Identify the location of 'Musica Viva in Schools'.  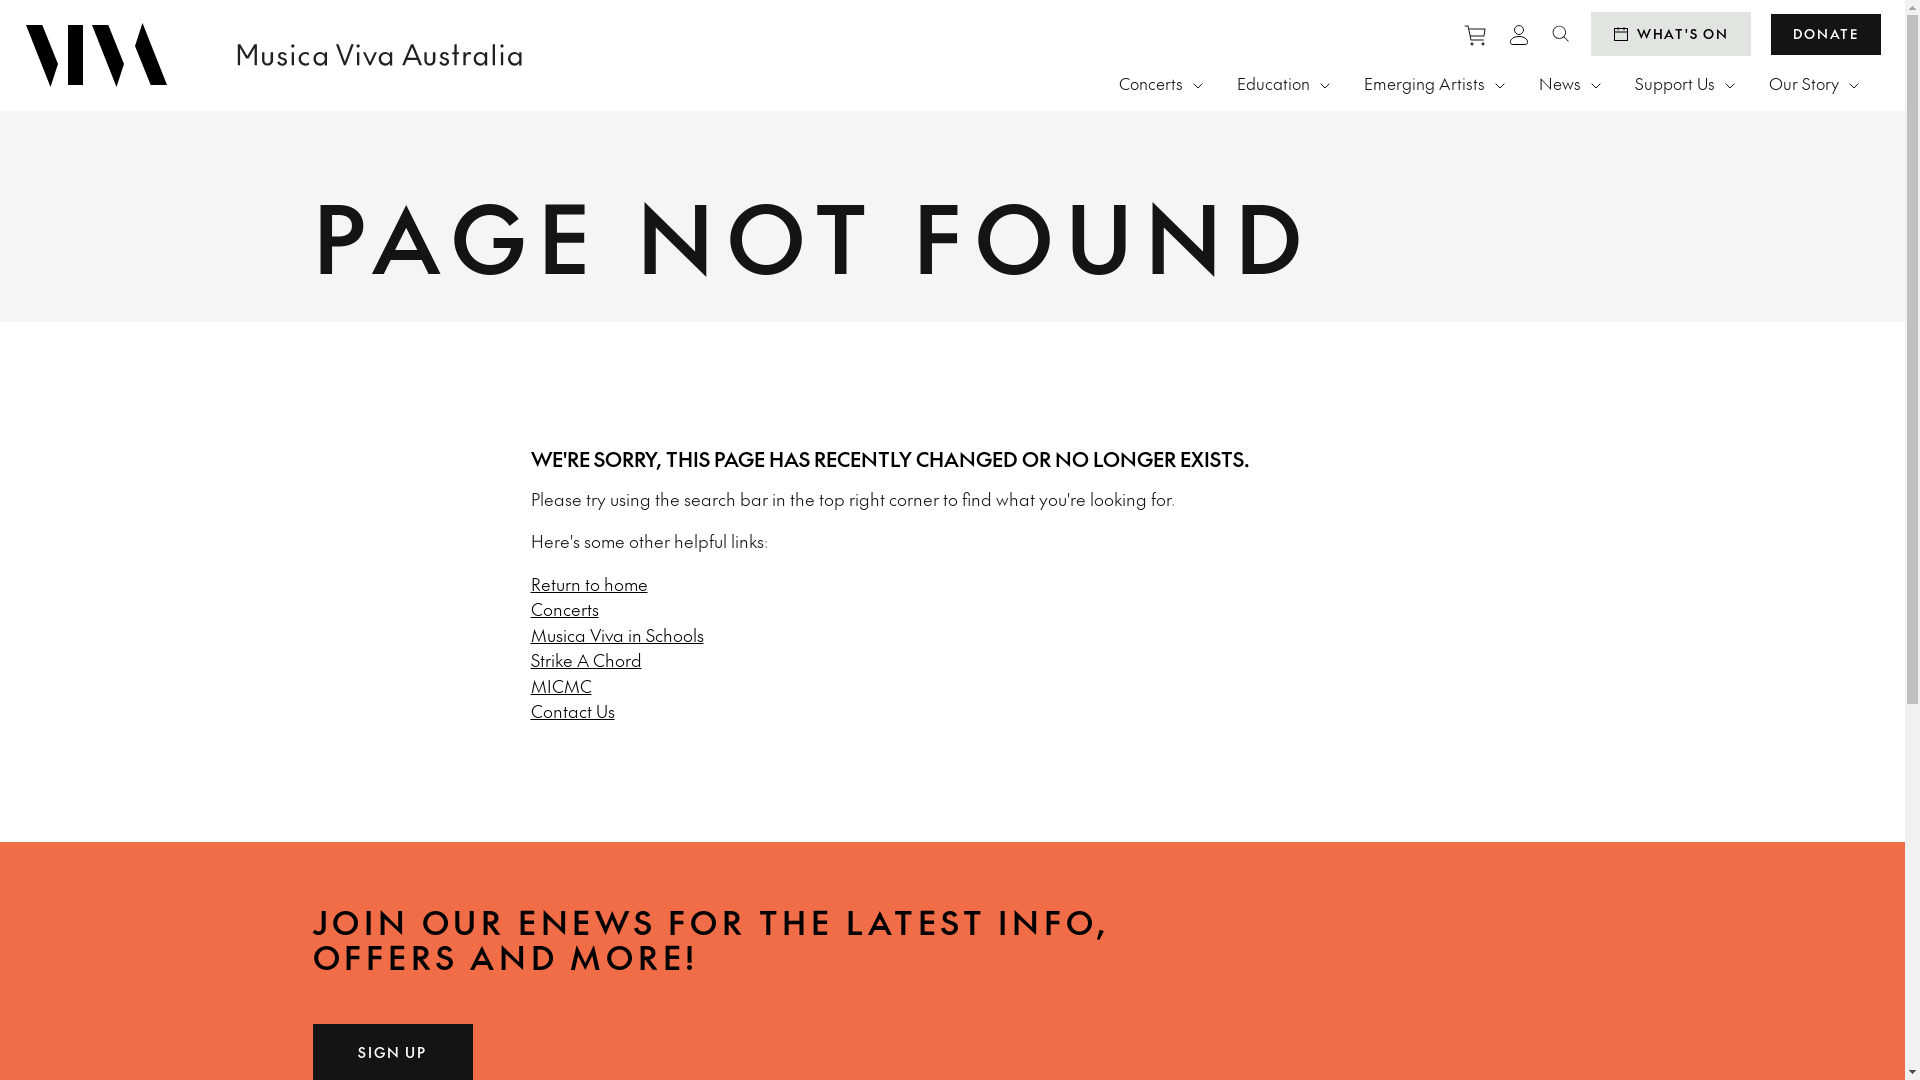
(615, 633).